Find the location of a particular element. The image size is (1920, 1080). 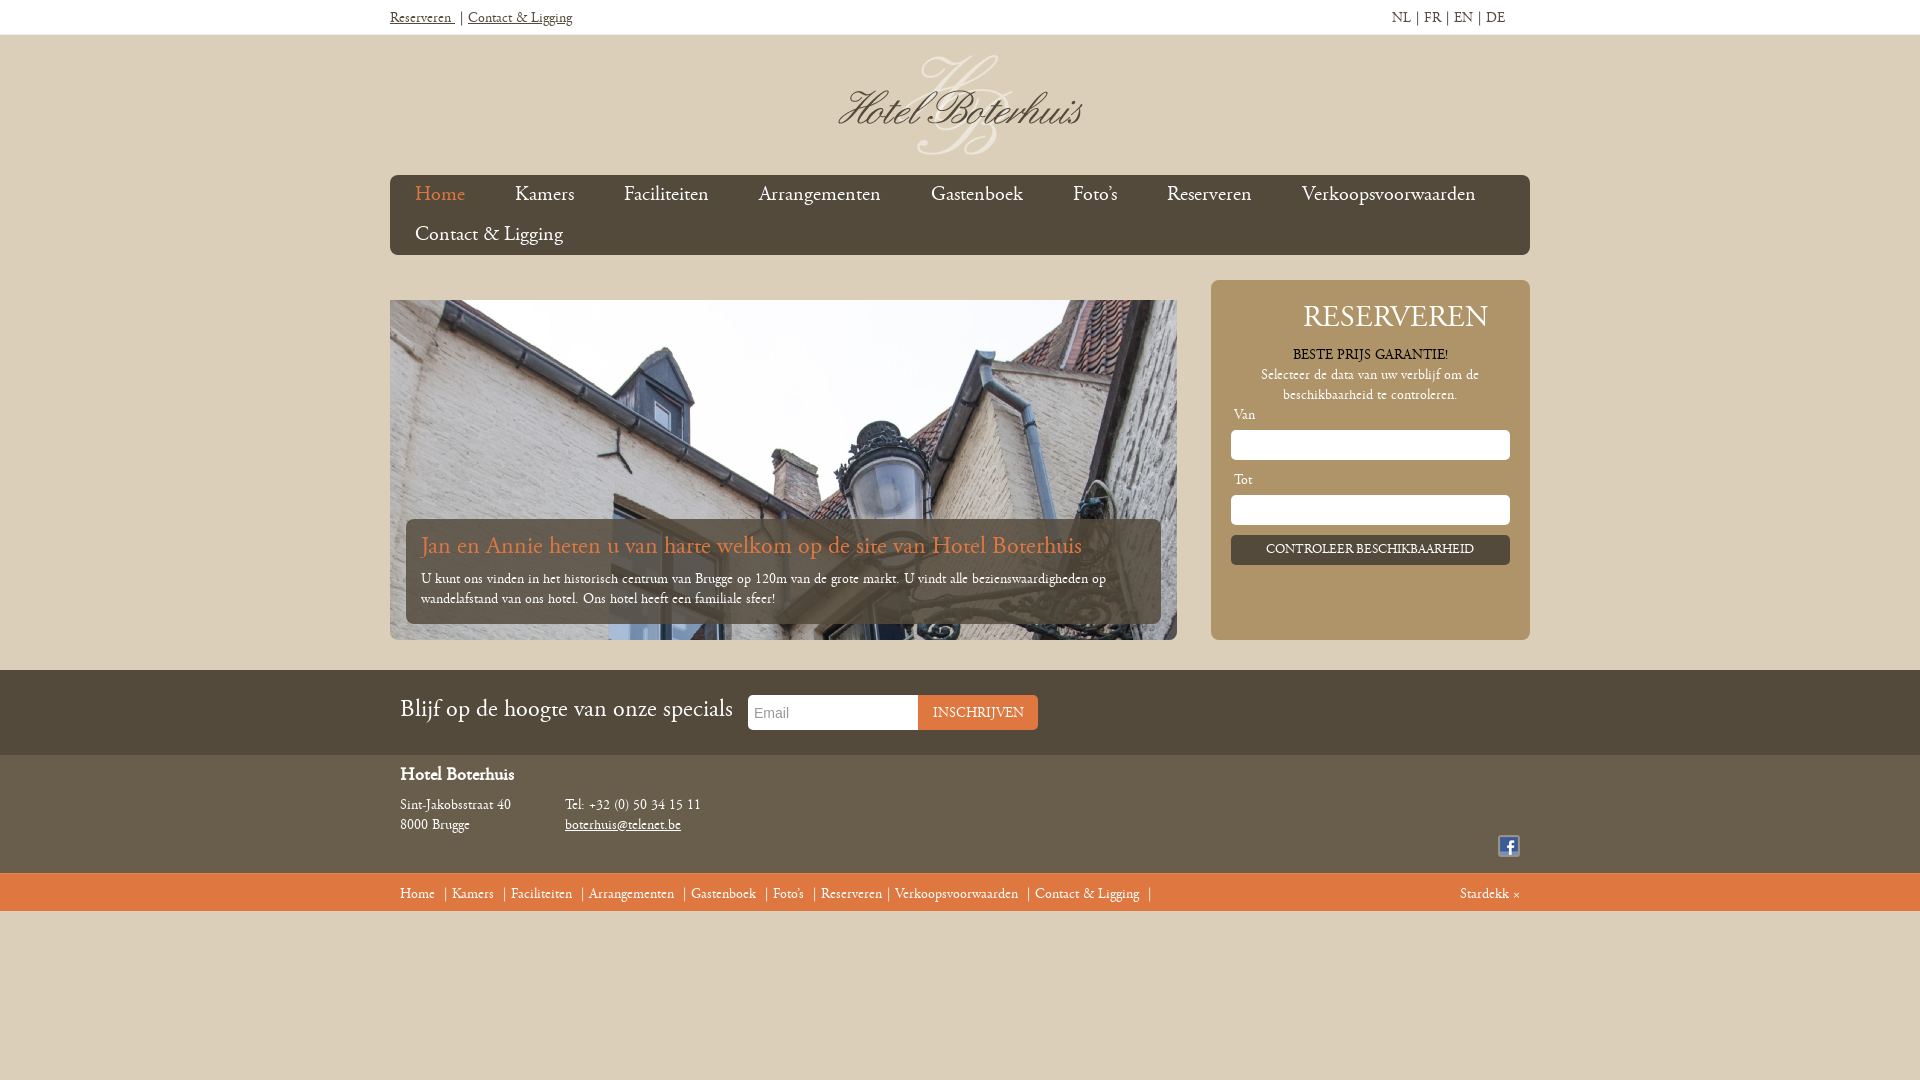

'Controleer beschikbaarheid' is located at coordinates (1369, 550).